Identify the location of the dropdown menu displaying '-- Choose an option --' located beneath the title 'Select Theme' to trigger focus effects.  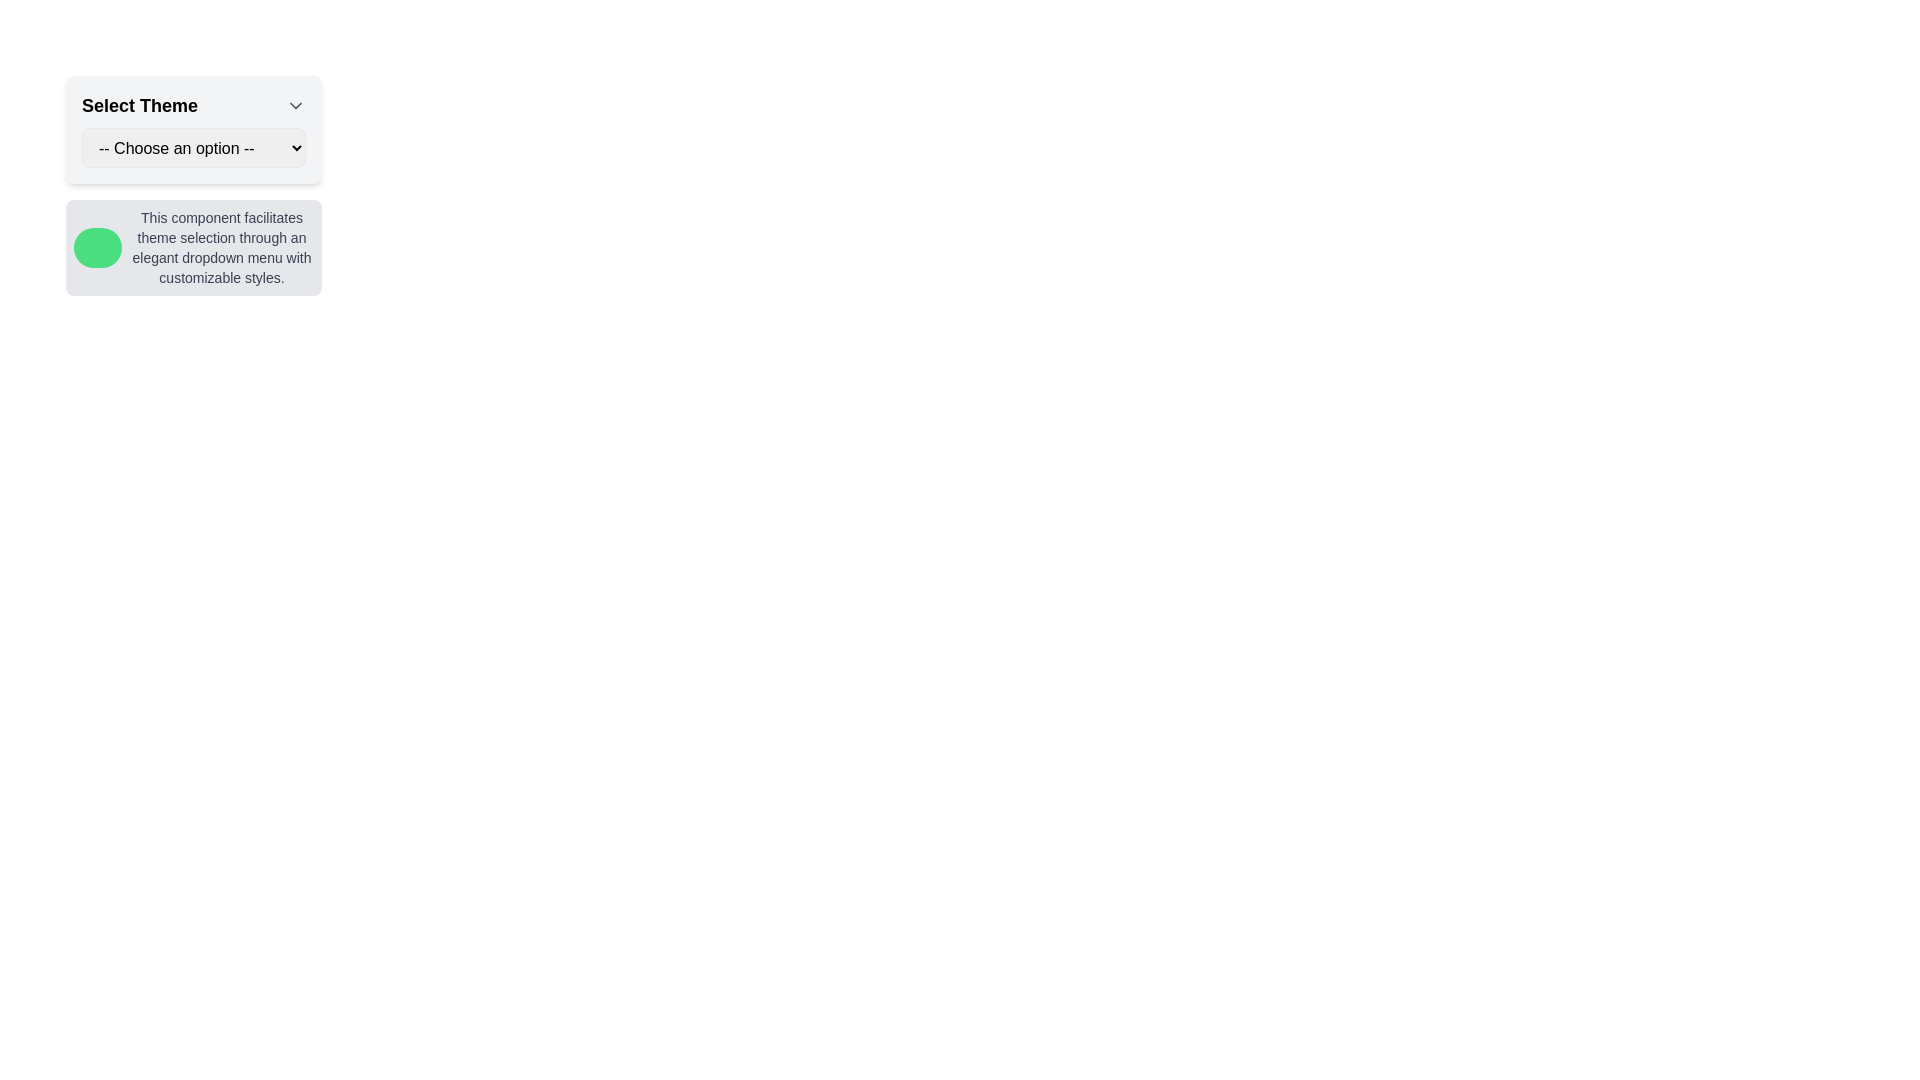
(193, 146).